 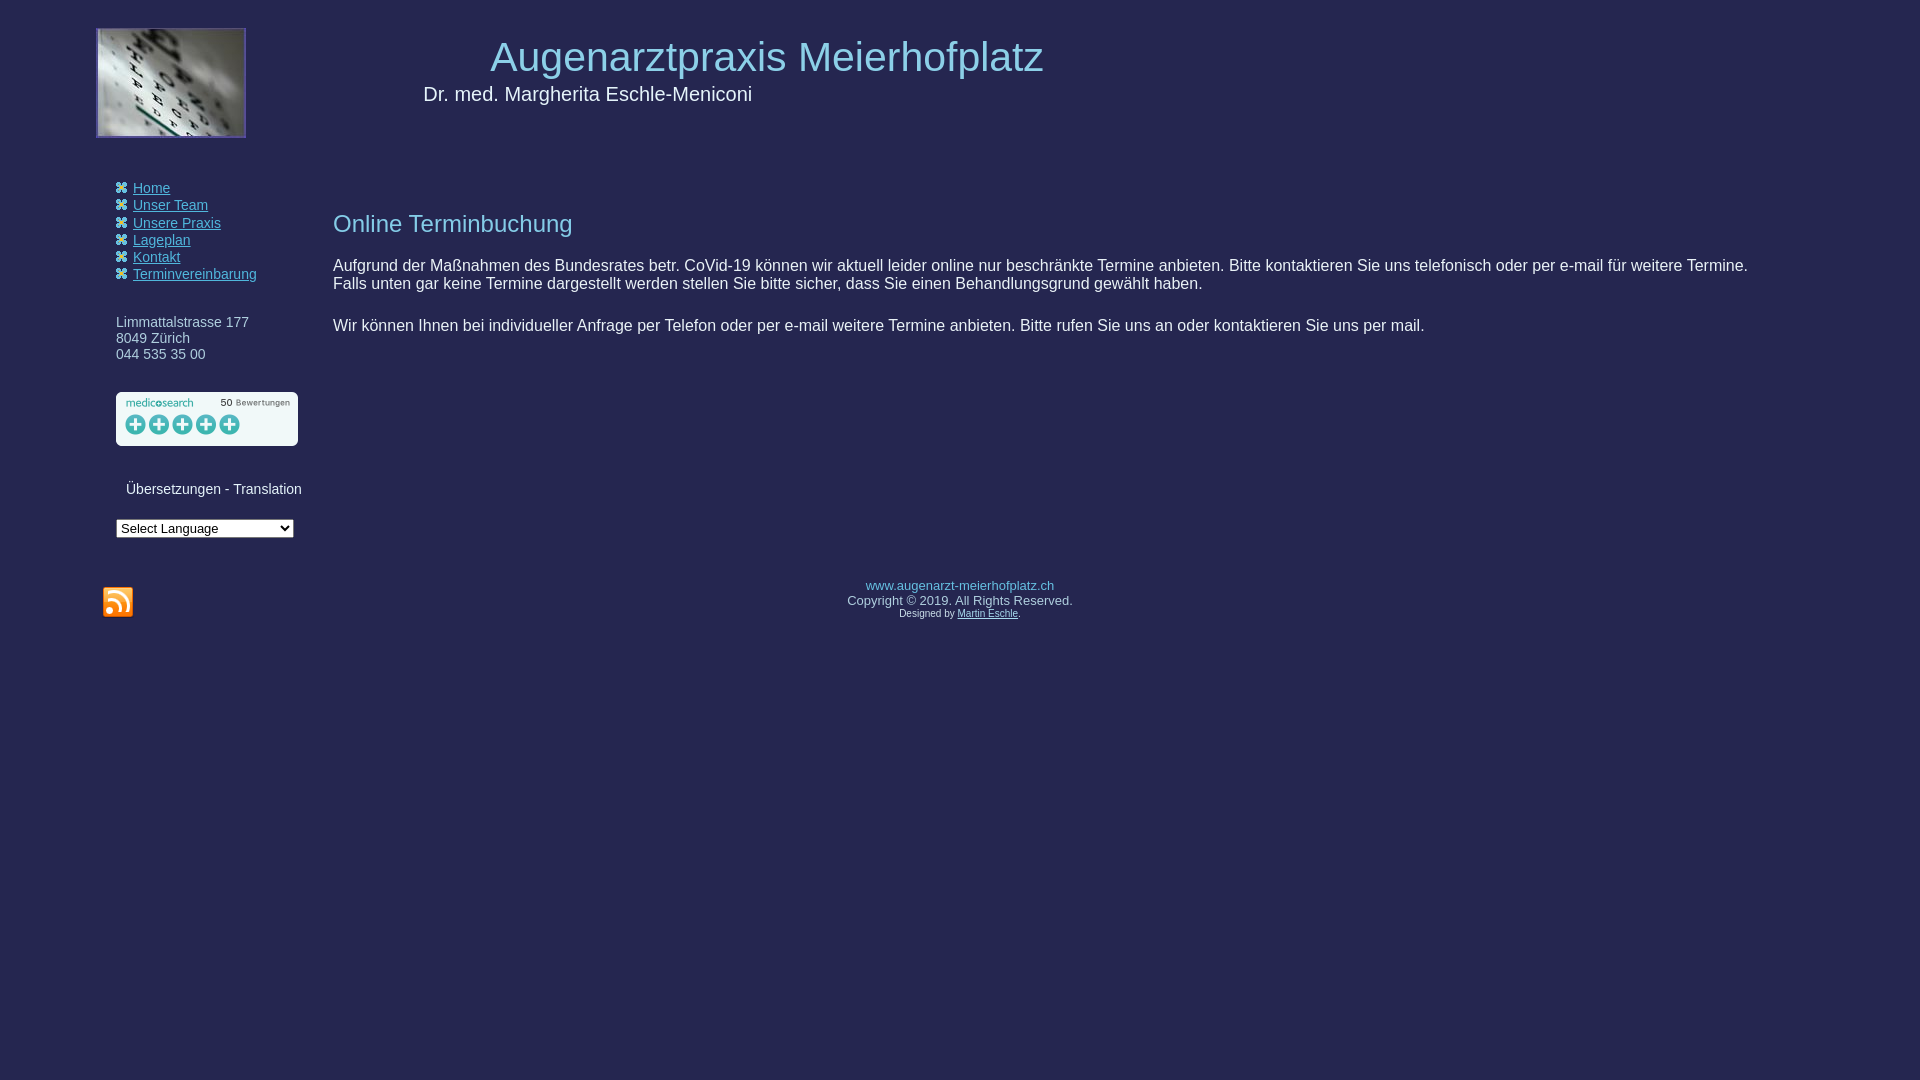 I want to click on 'Kontakt', so click(x=155, y=256).